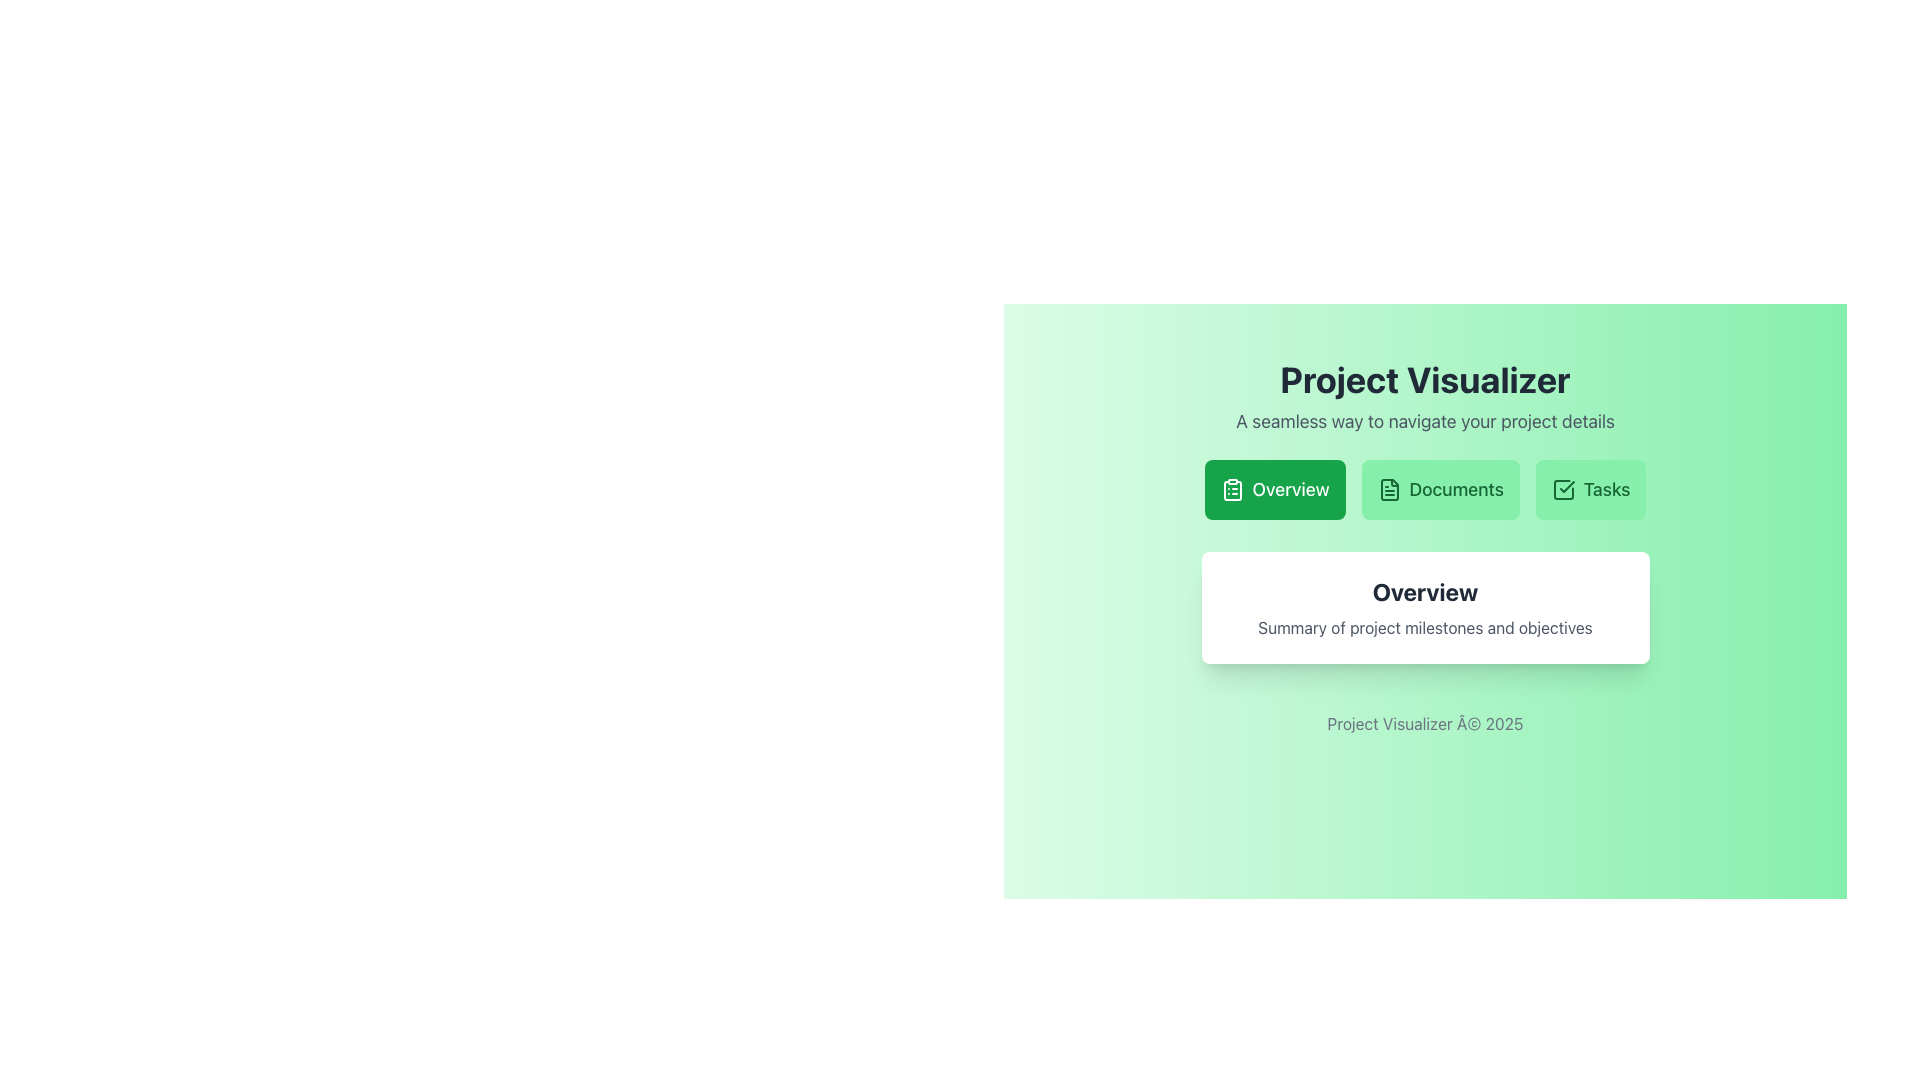  I want to click on the 'Documents' button, which is the middle button in a row of three under the 'Project Visualizer' header, to access document-related options, so click(1387, 489).